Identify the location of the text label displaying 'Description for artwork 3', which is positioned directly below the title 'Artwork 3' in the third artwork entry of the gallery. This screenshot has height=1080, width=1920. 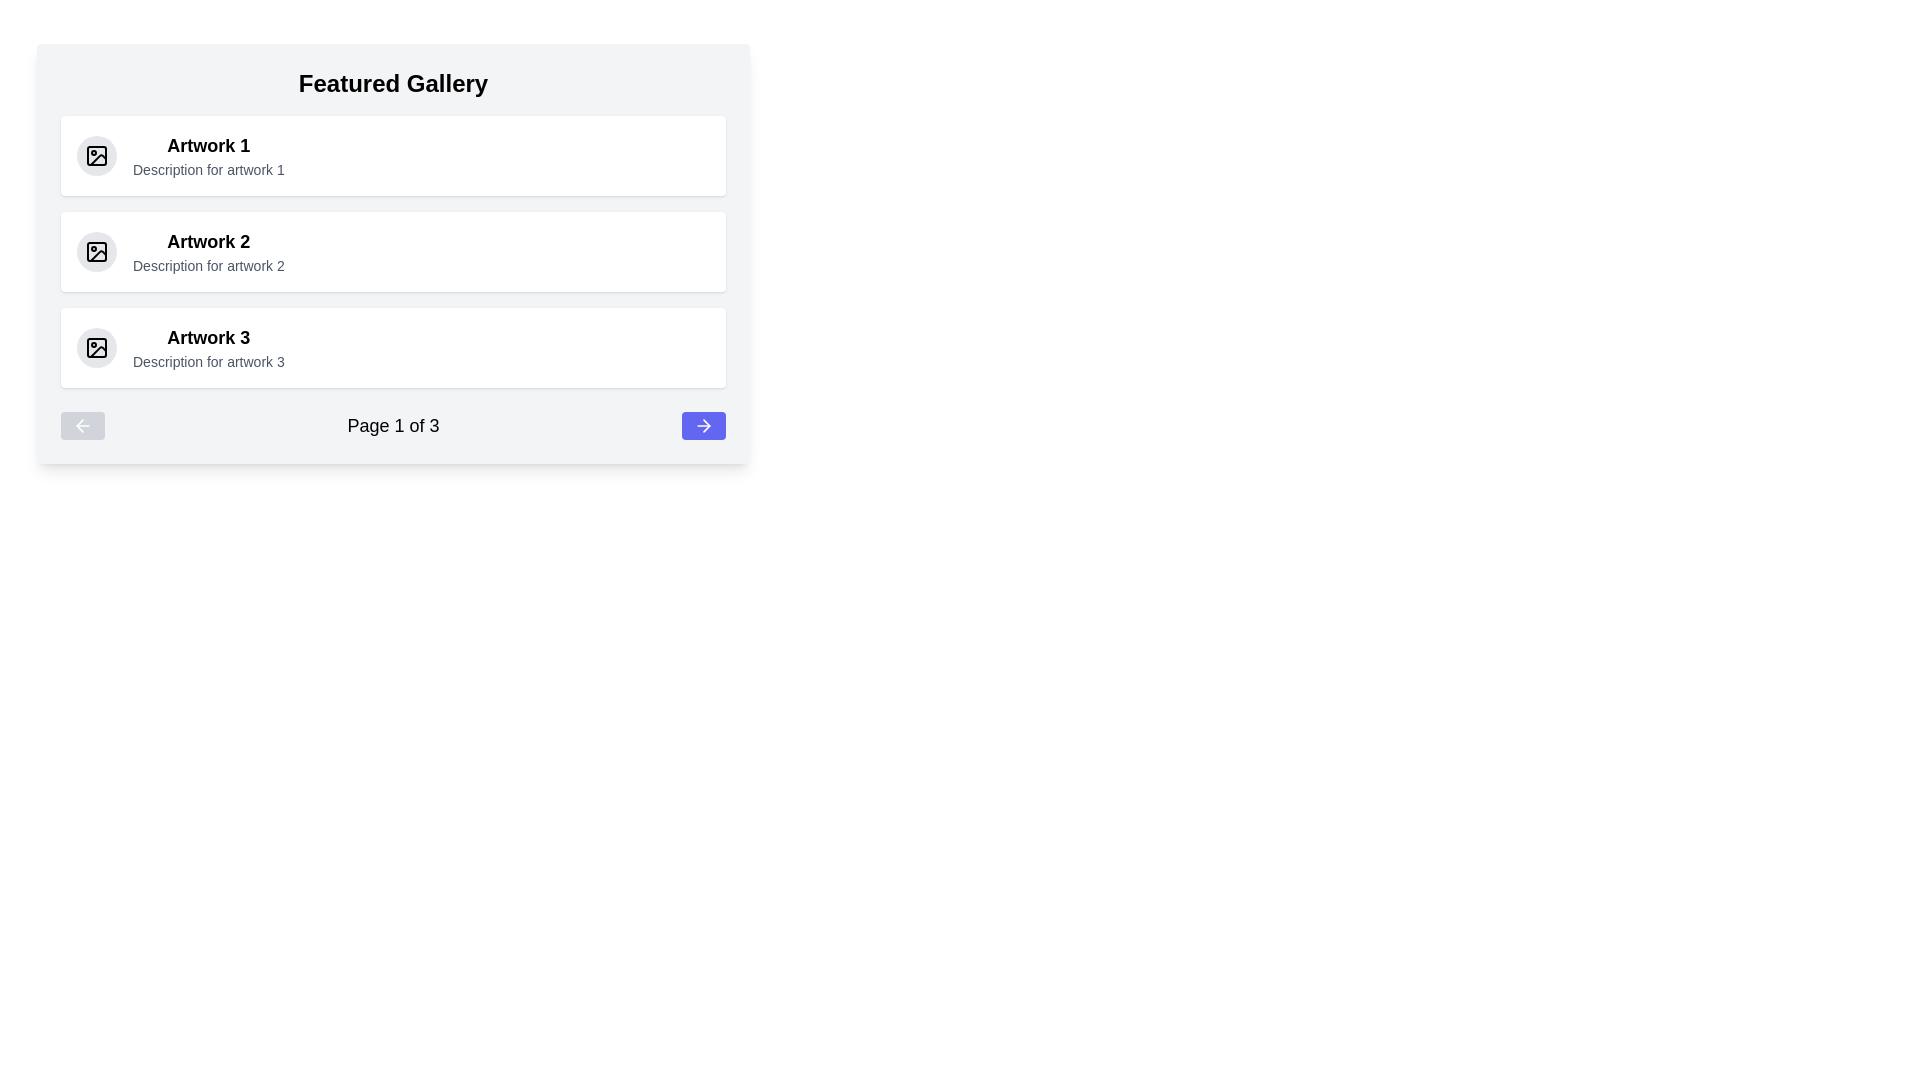
(208, 362).